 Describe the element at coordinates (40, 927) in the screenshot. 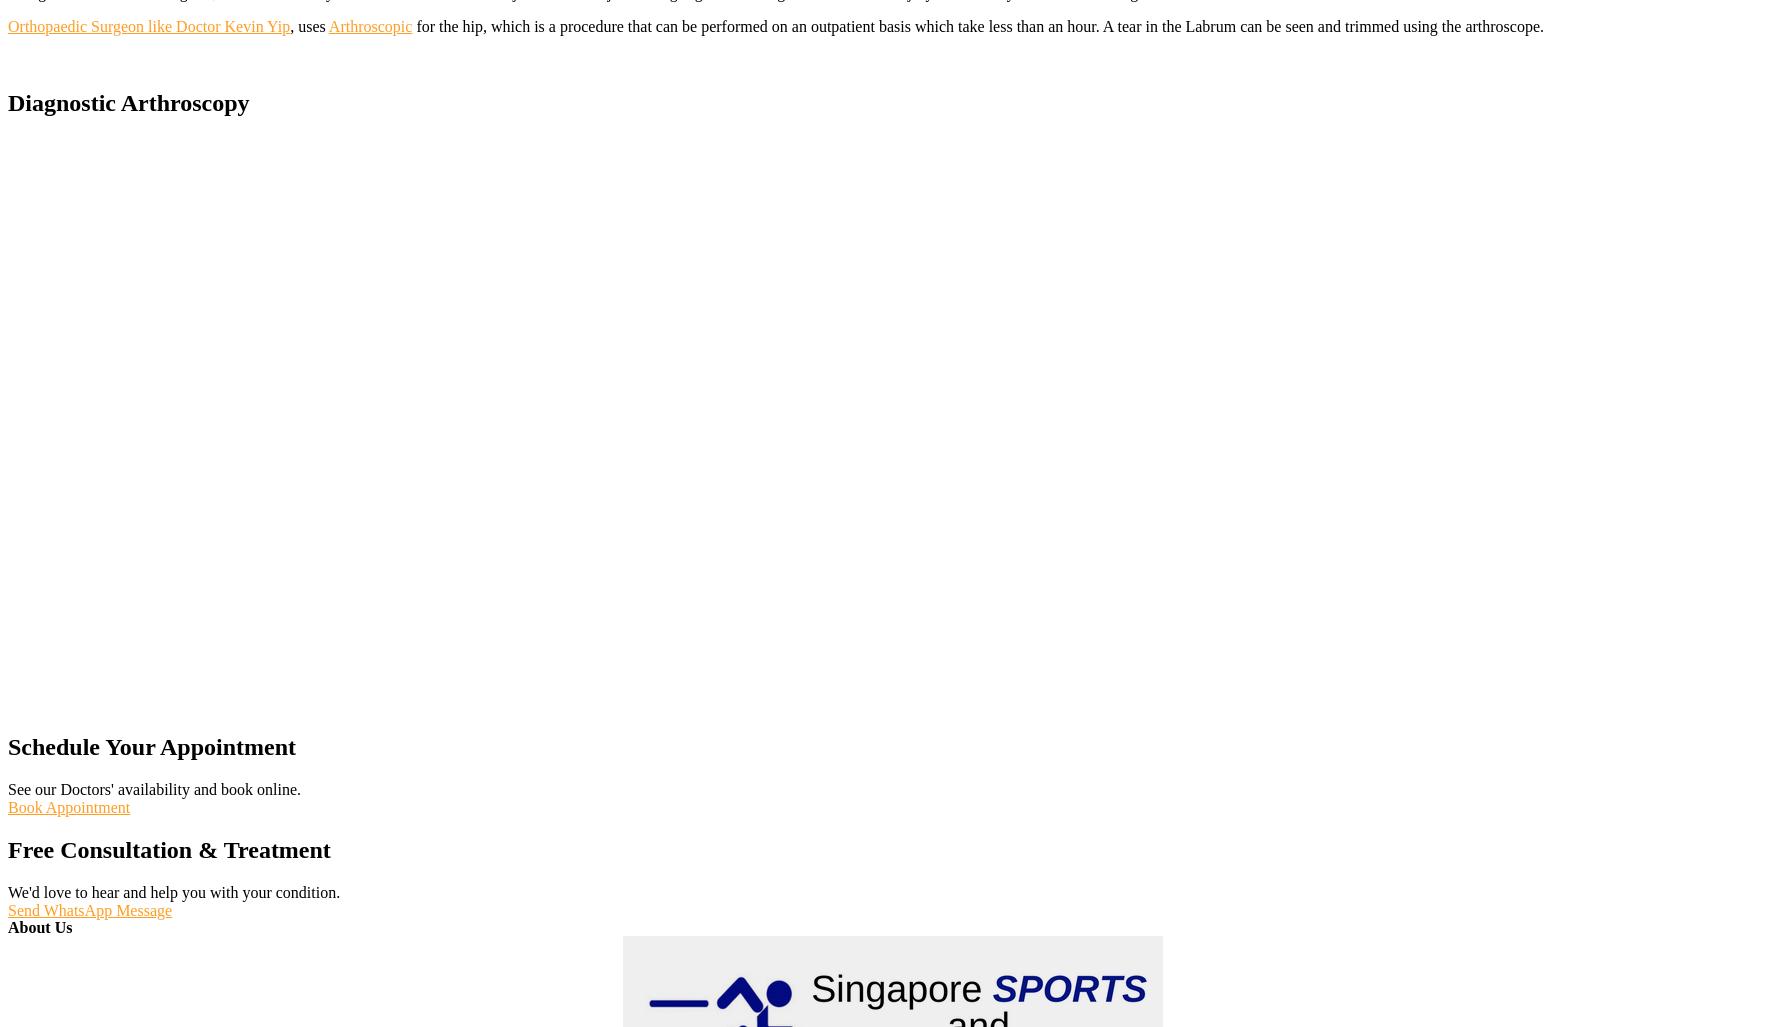

I see `'About Us'` at that location.